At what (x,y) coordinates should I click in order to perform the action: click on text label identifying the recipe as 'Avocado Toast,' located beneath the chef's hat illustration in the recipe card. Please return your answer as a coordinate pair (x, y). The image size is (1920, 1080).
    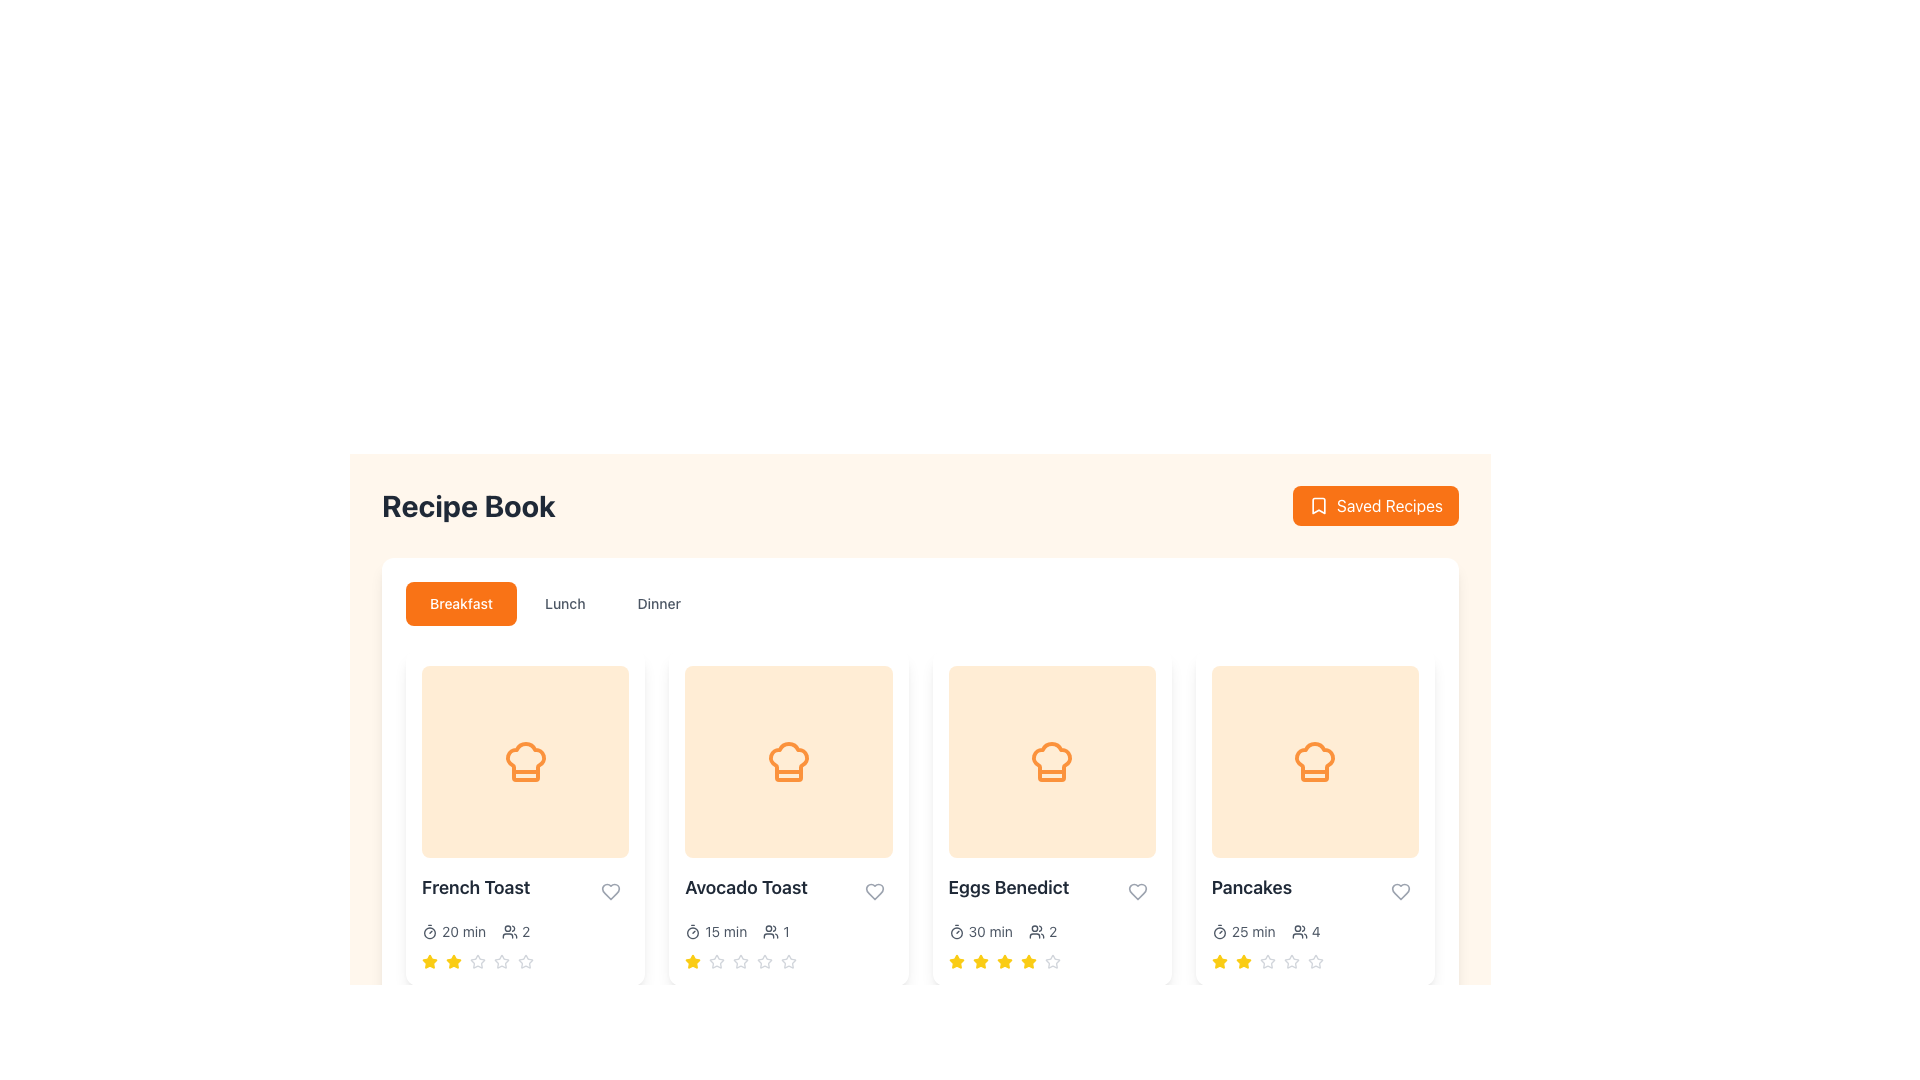
    Looking at the image, I should click on (745, 886).